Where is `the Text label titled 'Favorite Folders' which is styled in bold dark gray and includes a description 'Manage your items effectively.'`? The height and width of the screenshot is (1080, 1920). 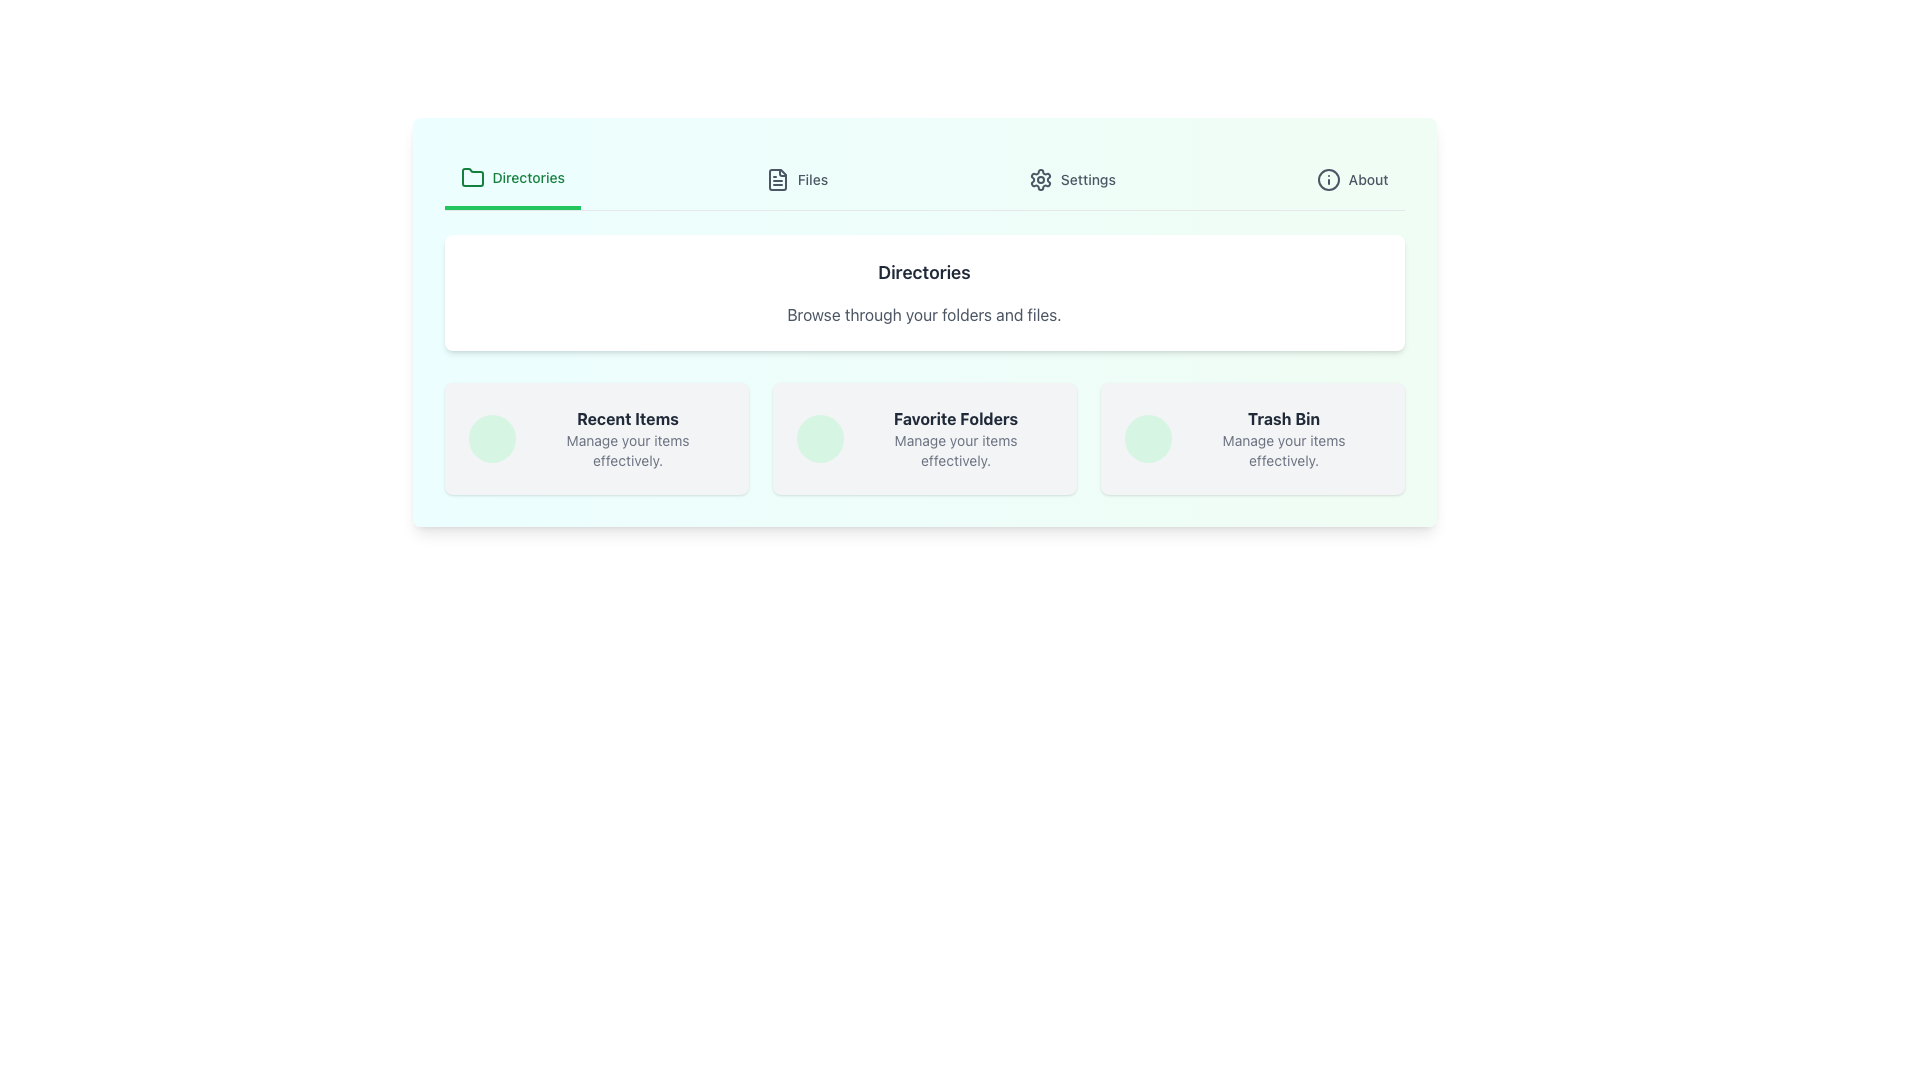 the Text label titled 'Favorite Folders' which is styled in bold dark gray and includes a description 'Manage your items effectively.' is located at coordinates (954, 438).